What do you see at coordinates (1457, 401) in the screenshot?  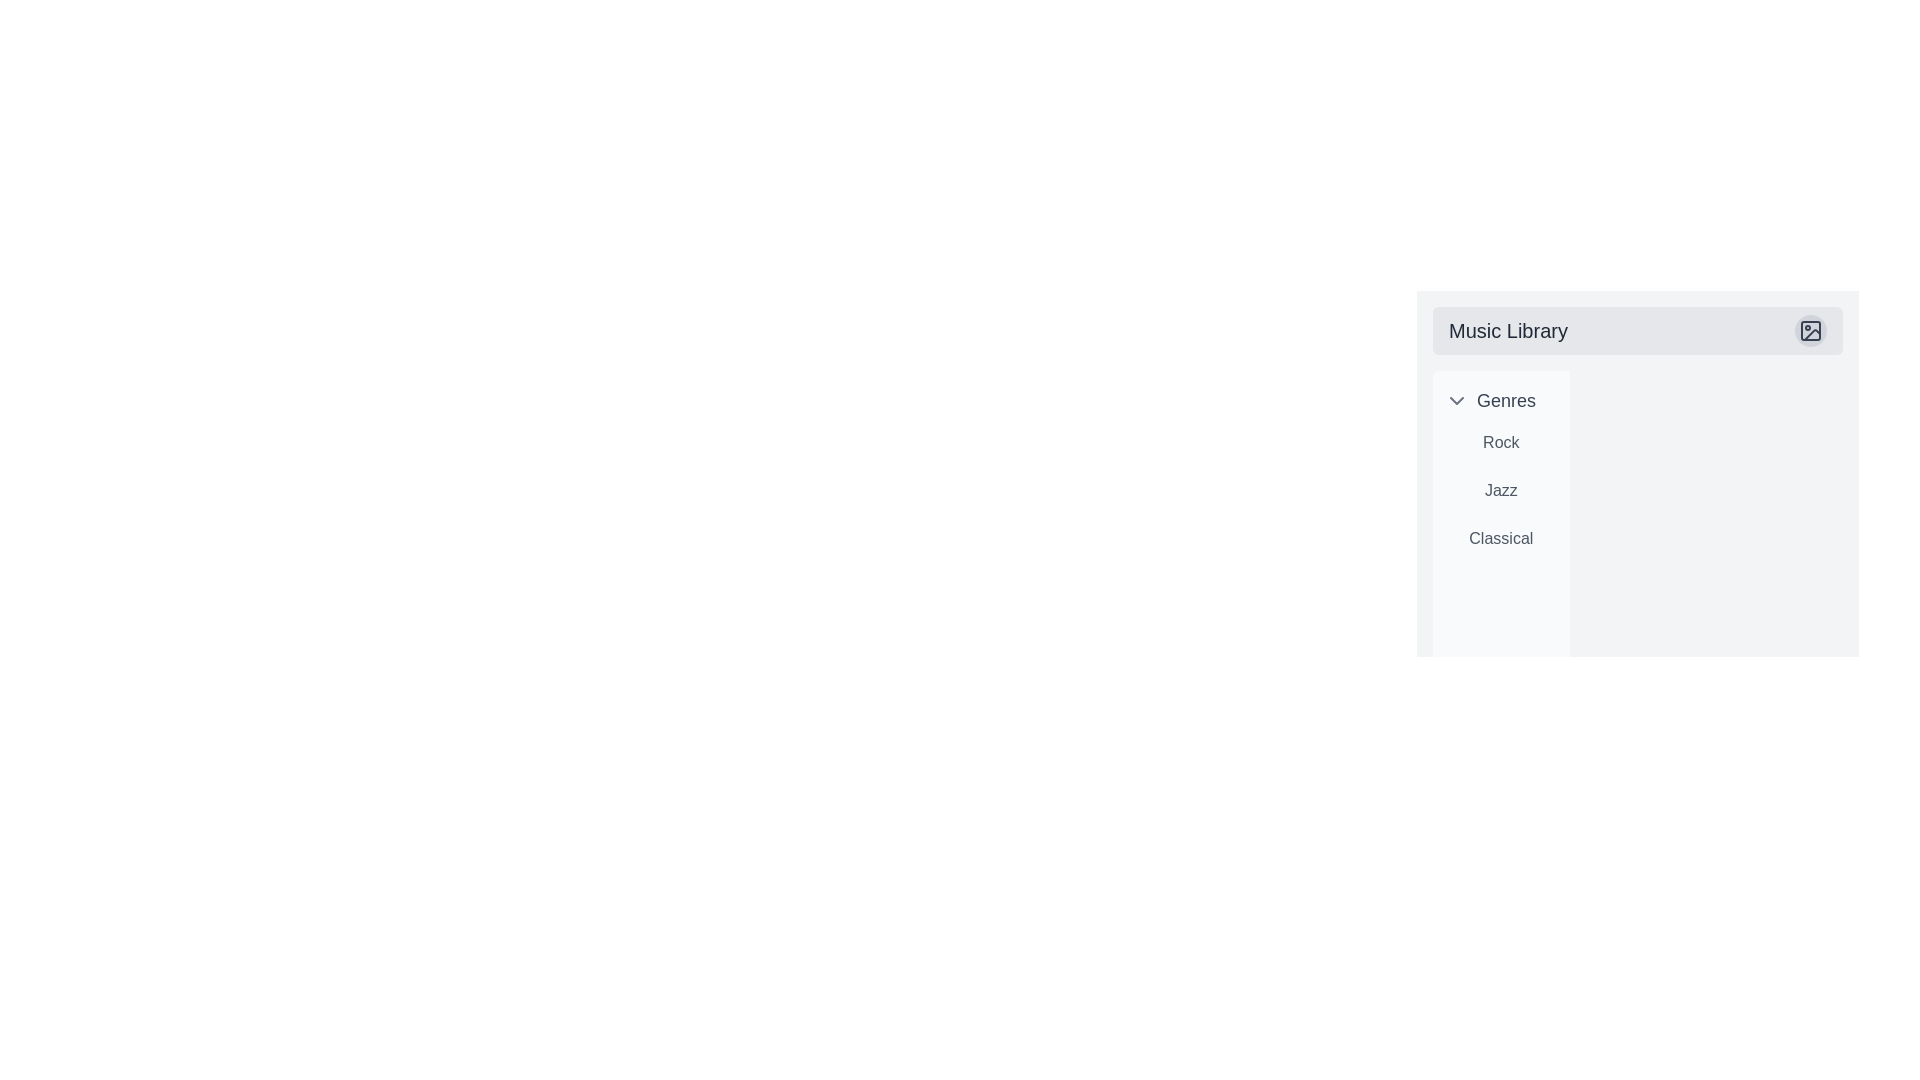 I see `the downward-facing gray chevron icon located next to the 'Genres' text in the sidebar` at bounding box center [1457, 401].